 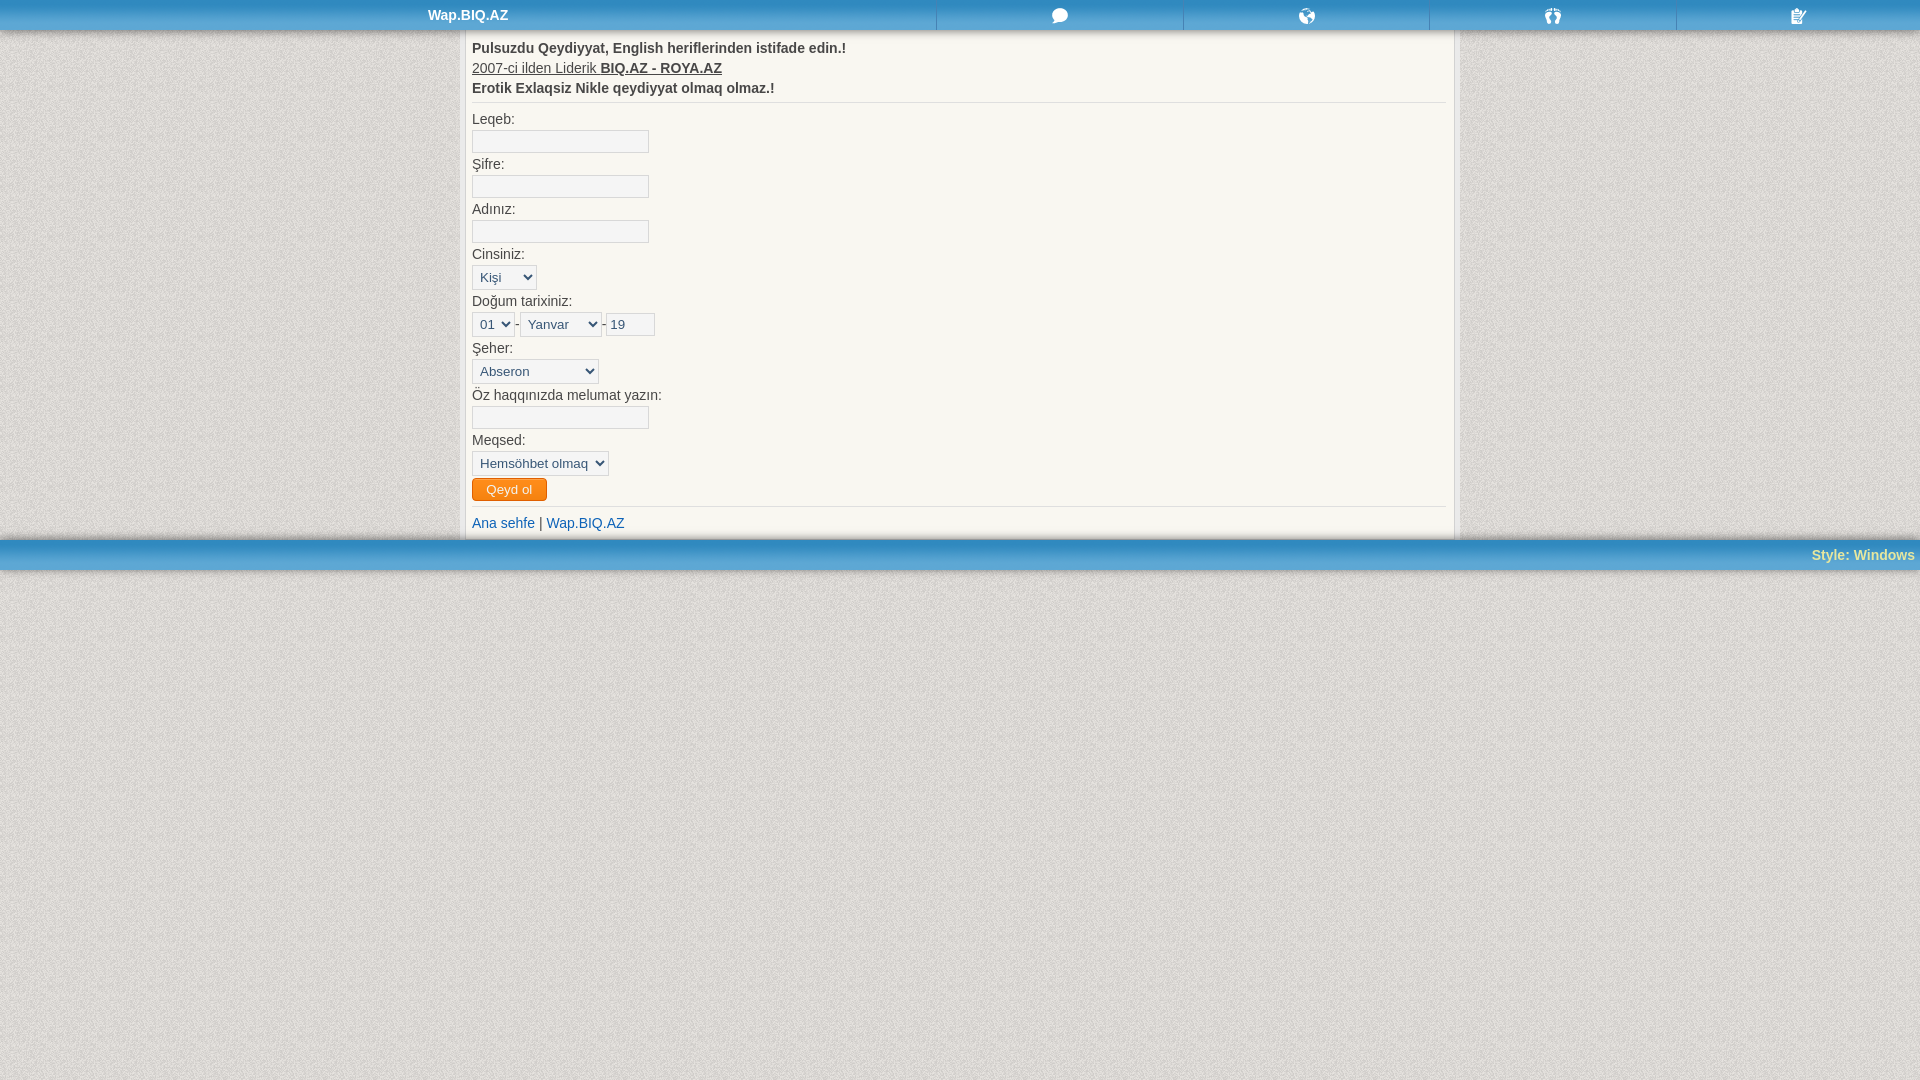 What do you see at coordinates (470, 522) in the screenshot?
I see `'Ana sehfe'` at bounding box center [470, 522].